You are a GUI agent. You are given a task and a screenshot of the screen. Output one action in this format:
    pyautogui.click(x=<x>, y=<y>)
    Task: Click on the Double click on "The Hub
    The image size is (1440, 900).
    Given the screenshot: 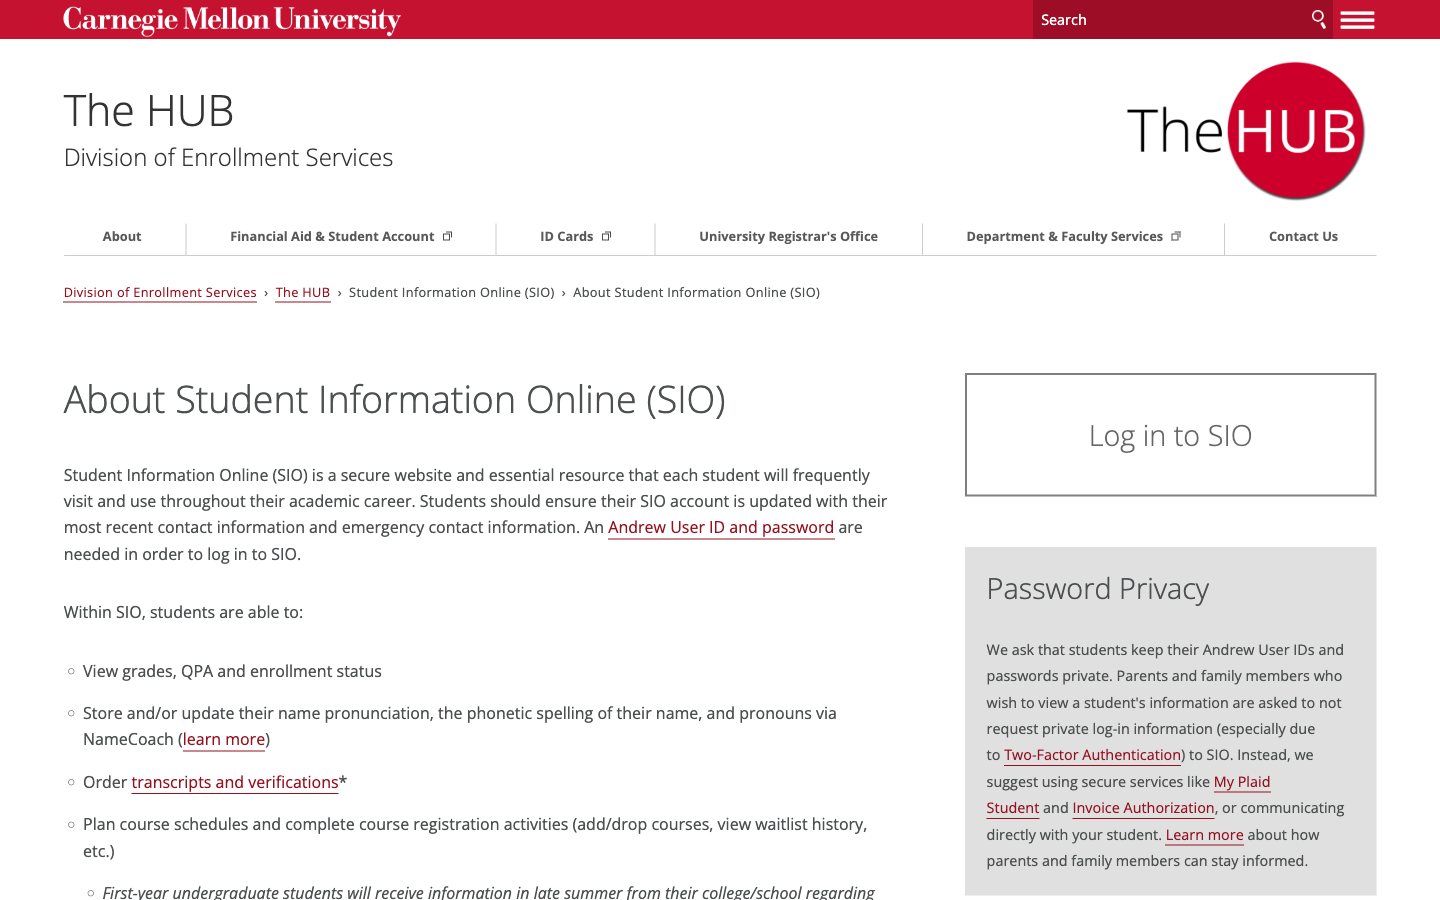 What is the action you would take?
    pyautogui.click(x=207, y=106)
    